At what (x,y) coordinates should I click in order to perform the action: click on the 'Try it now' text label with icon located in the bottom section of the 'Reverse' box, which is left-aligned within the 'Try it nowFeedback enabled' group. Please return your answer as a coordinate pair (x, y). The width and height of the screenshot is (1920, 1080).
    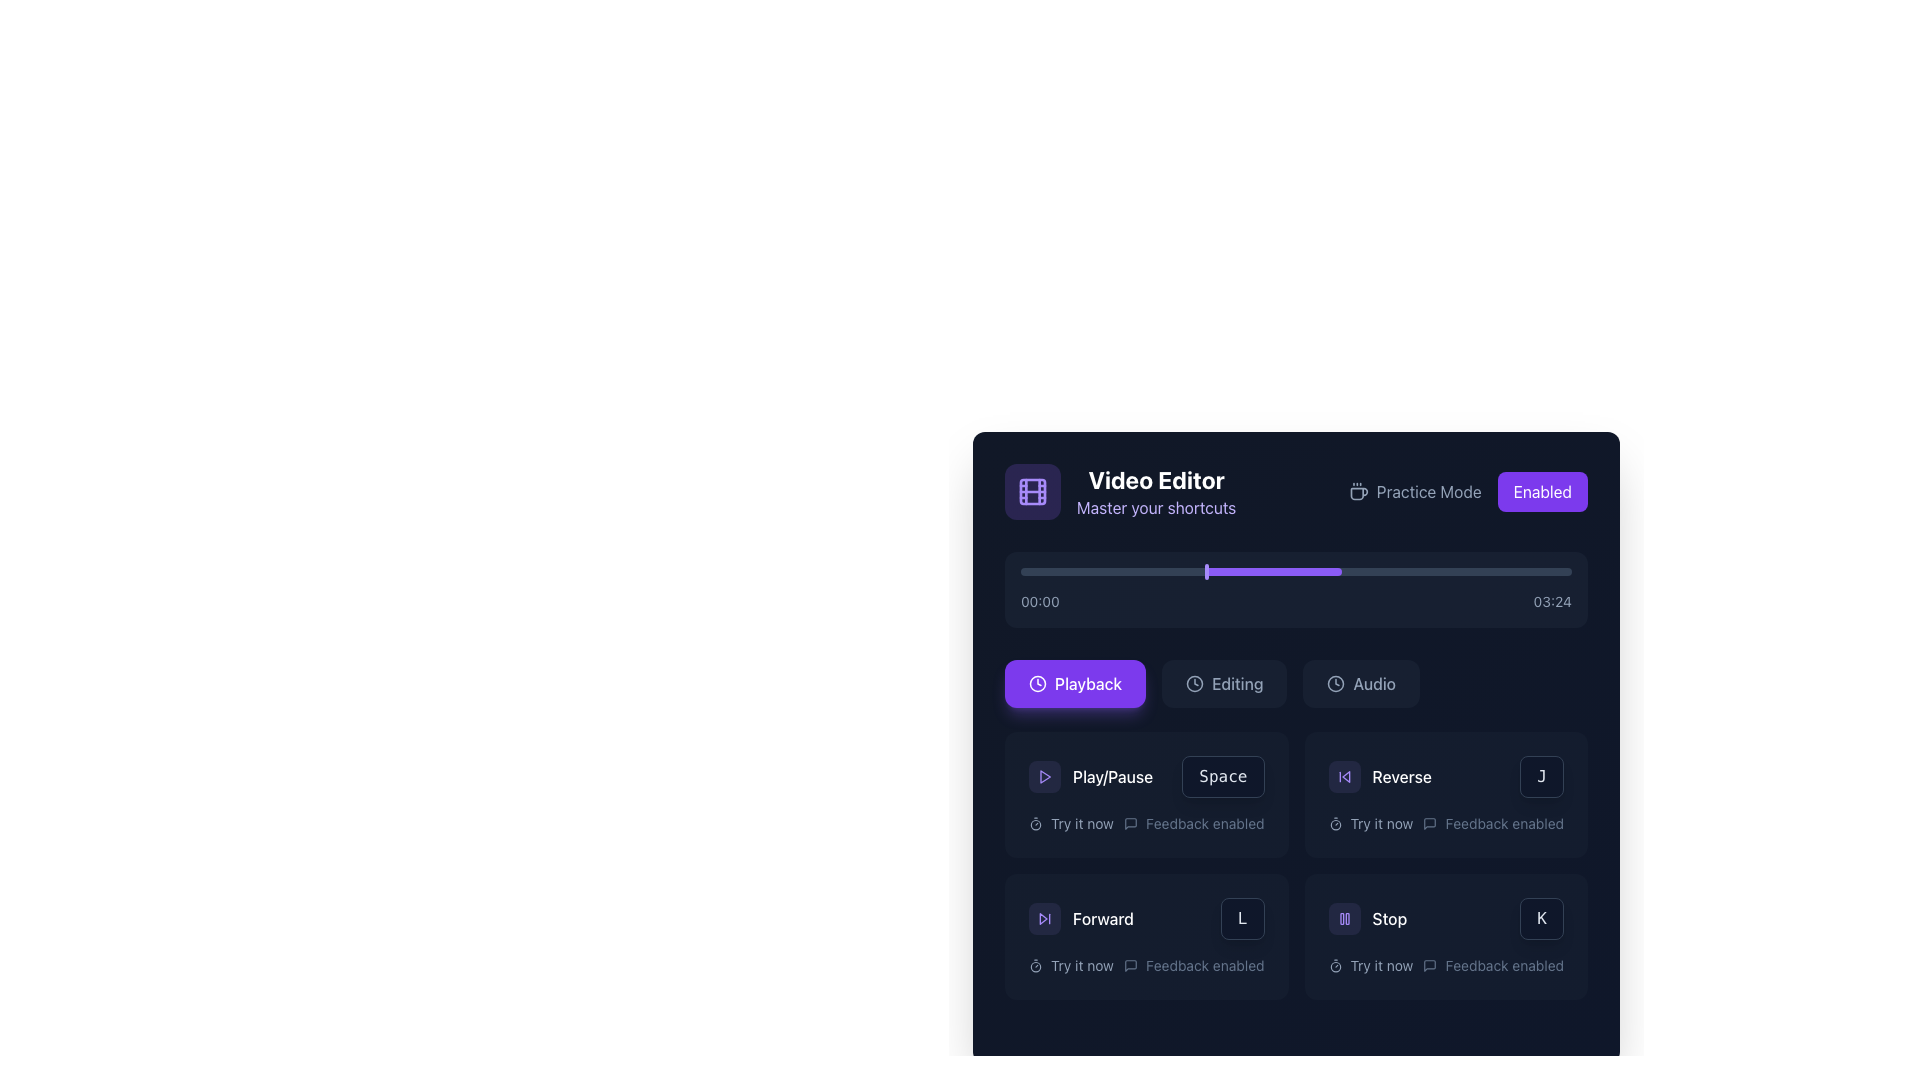
    Looking at the image, I should click on (1369, 824).